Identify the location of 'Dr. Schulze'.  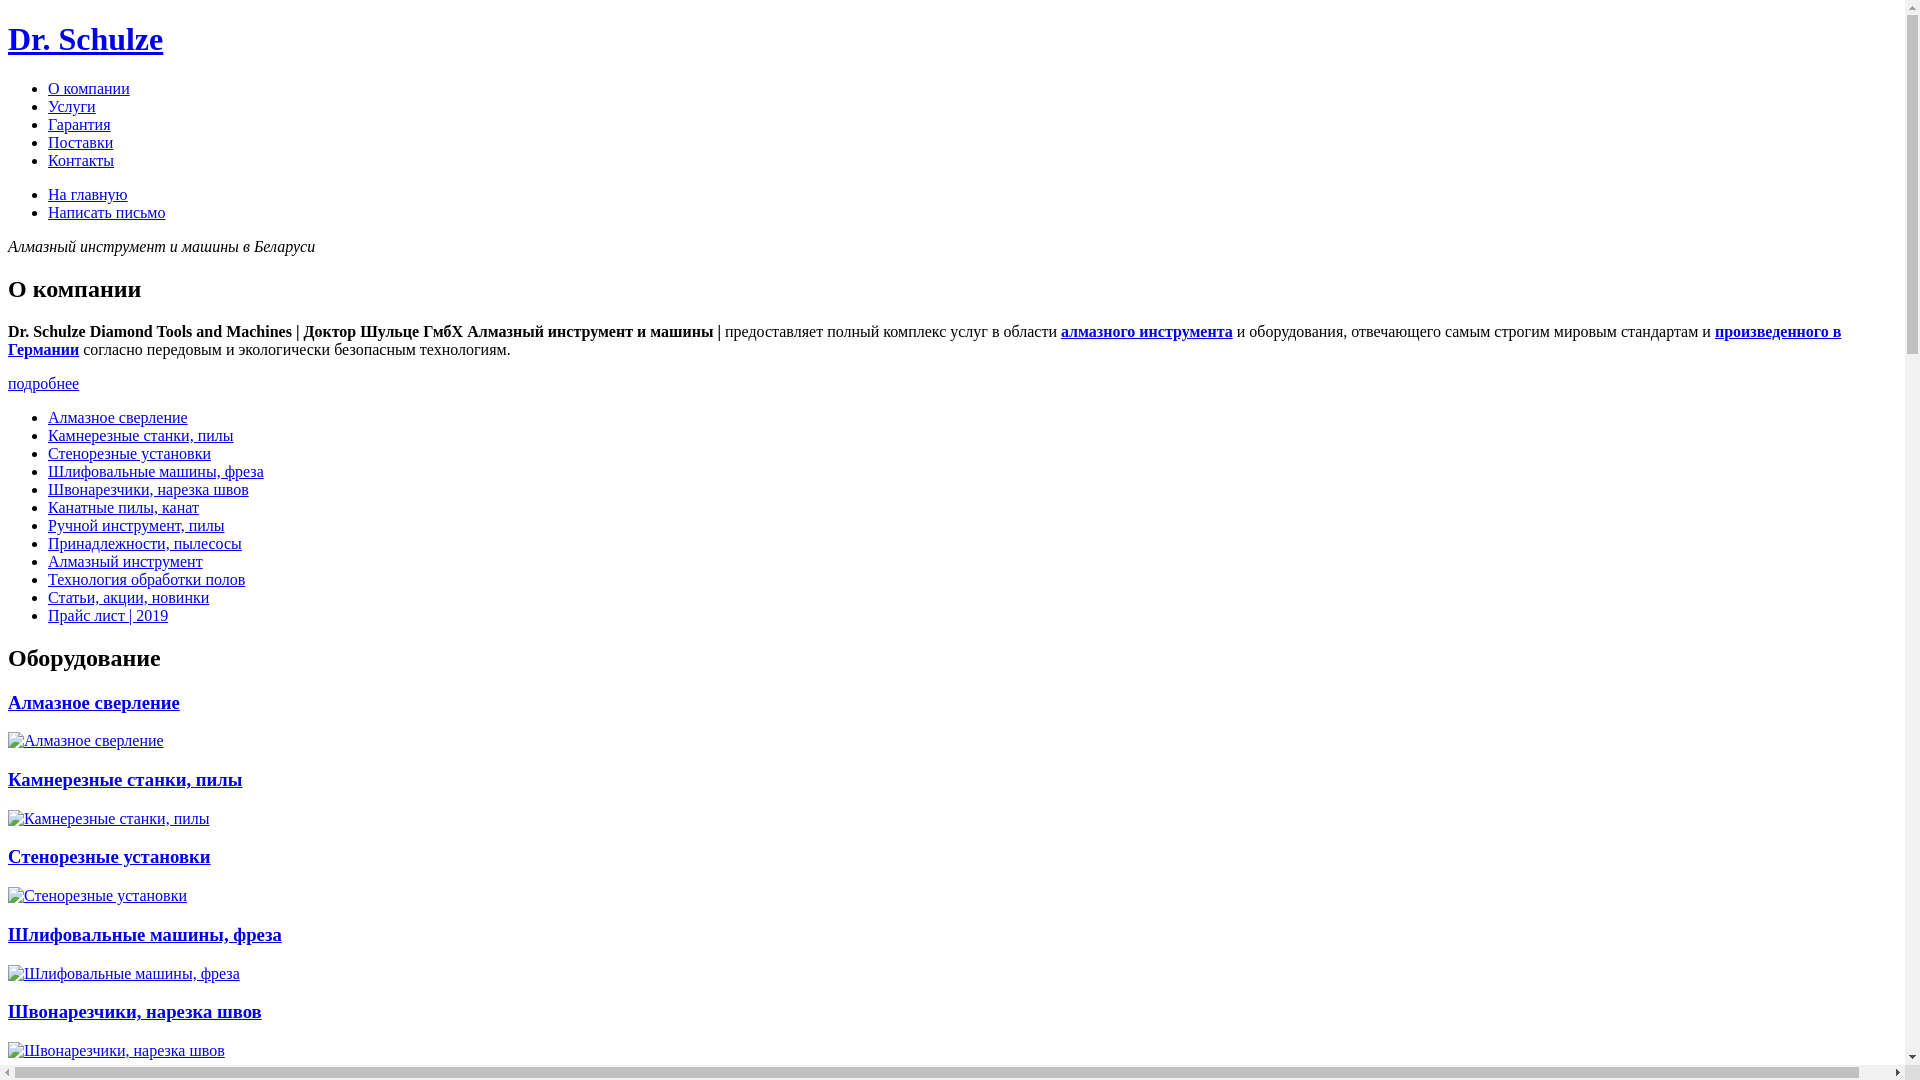
(8, 38).